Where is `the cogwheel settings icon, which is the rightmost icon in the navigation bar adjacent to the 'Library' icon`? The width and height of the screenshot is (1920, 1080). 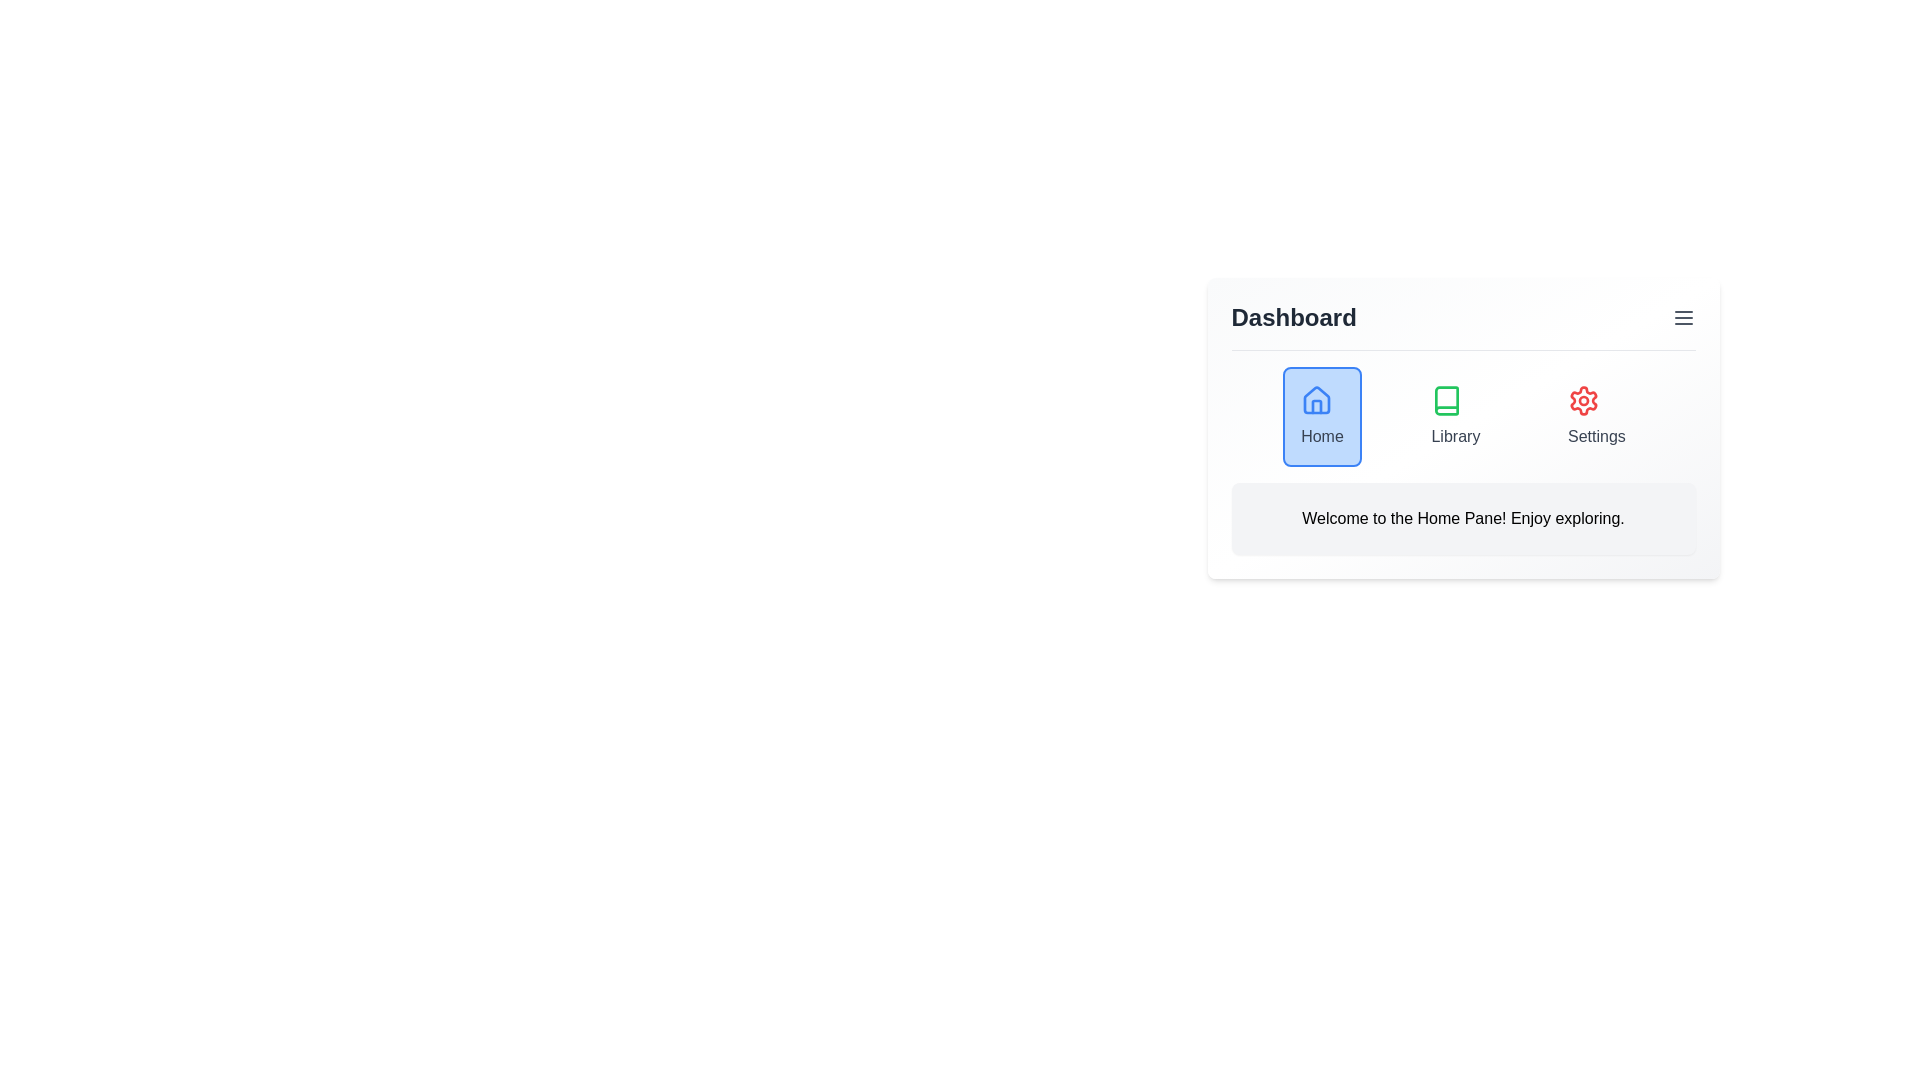
the cogwheel settings icon, which is the rightmost icon in the navigation bar adjacent to the 'Library' icon is located at coordinates (1583, 401).